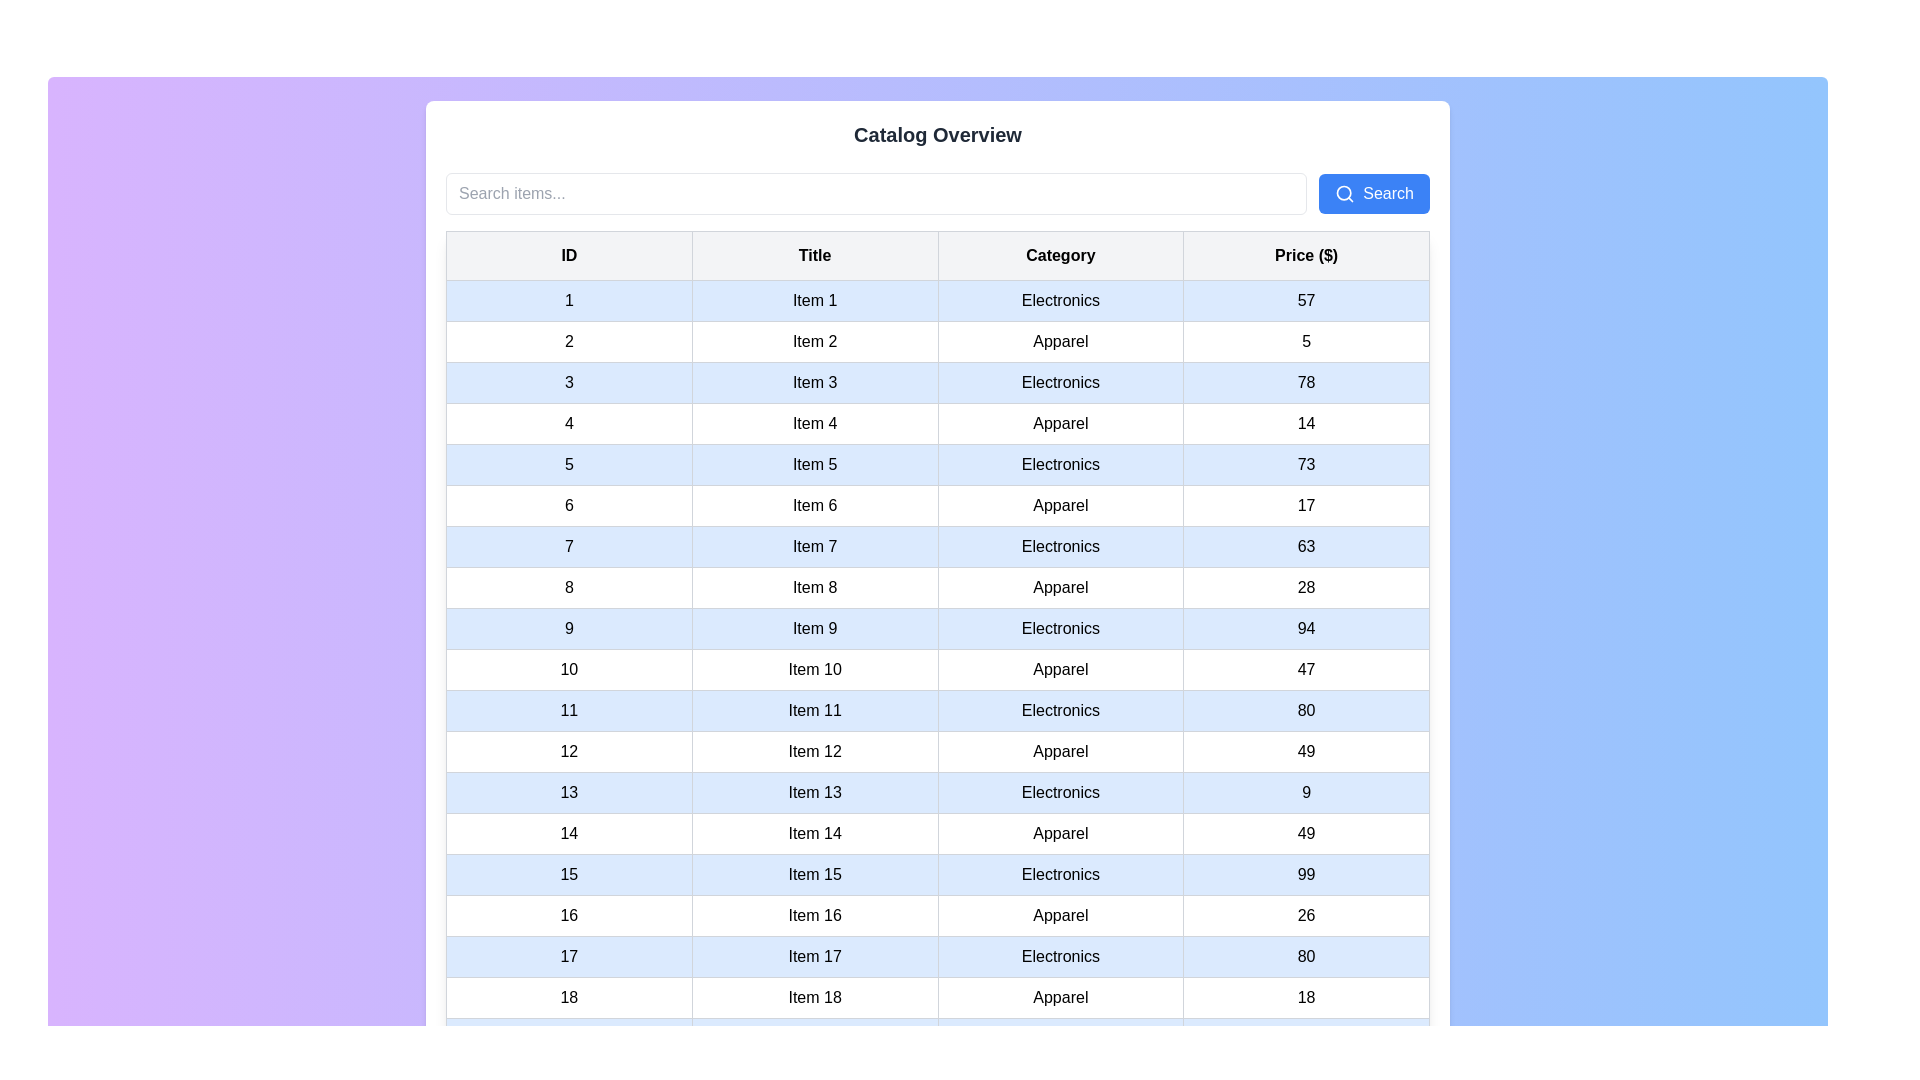  I want to click on the informational Table Cell that displays the title or label of the item in row 16 of the table, located in the second cell of that row between '16' and 'Apparel', so click(815, 915).